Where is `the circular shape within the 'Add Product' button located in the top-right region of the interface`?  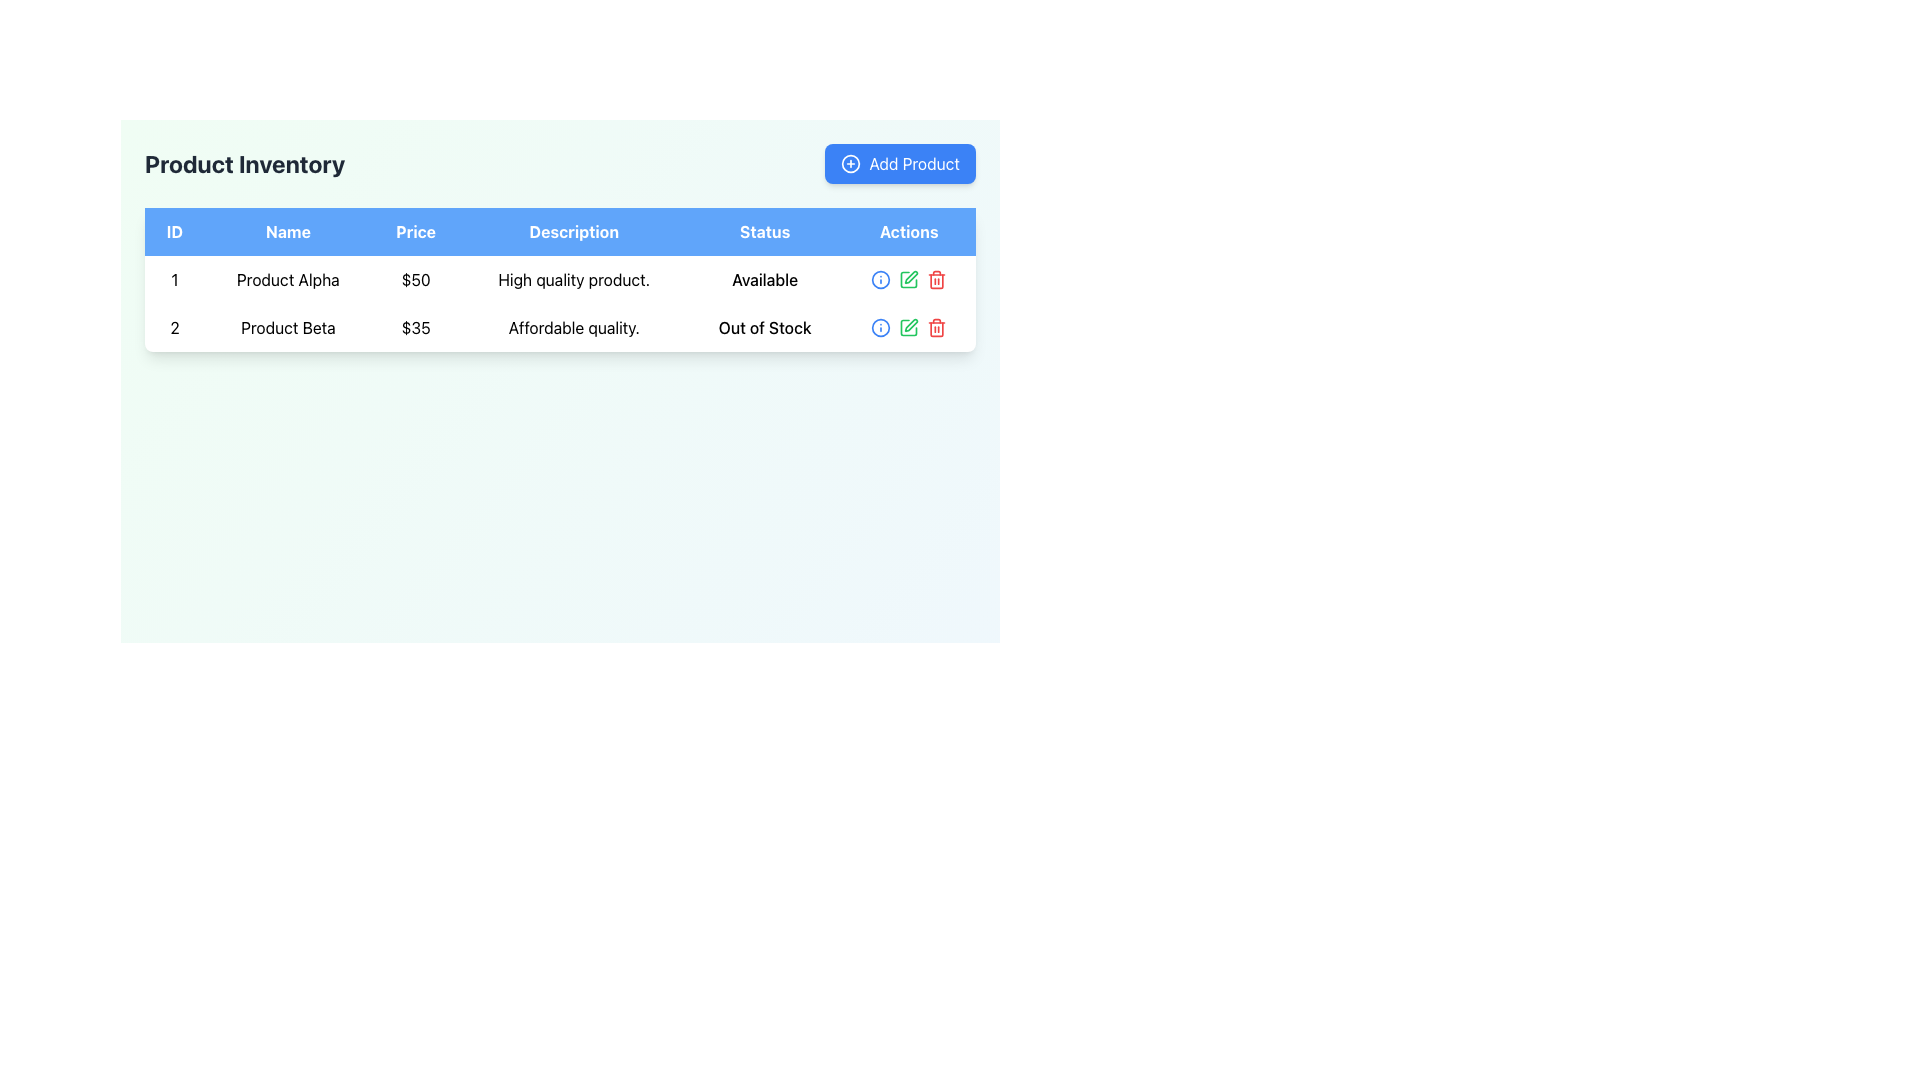 the circular shape within the 'Add Product' button located in the top-right region of the interface is located at coordinates (851, 163).